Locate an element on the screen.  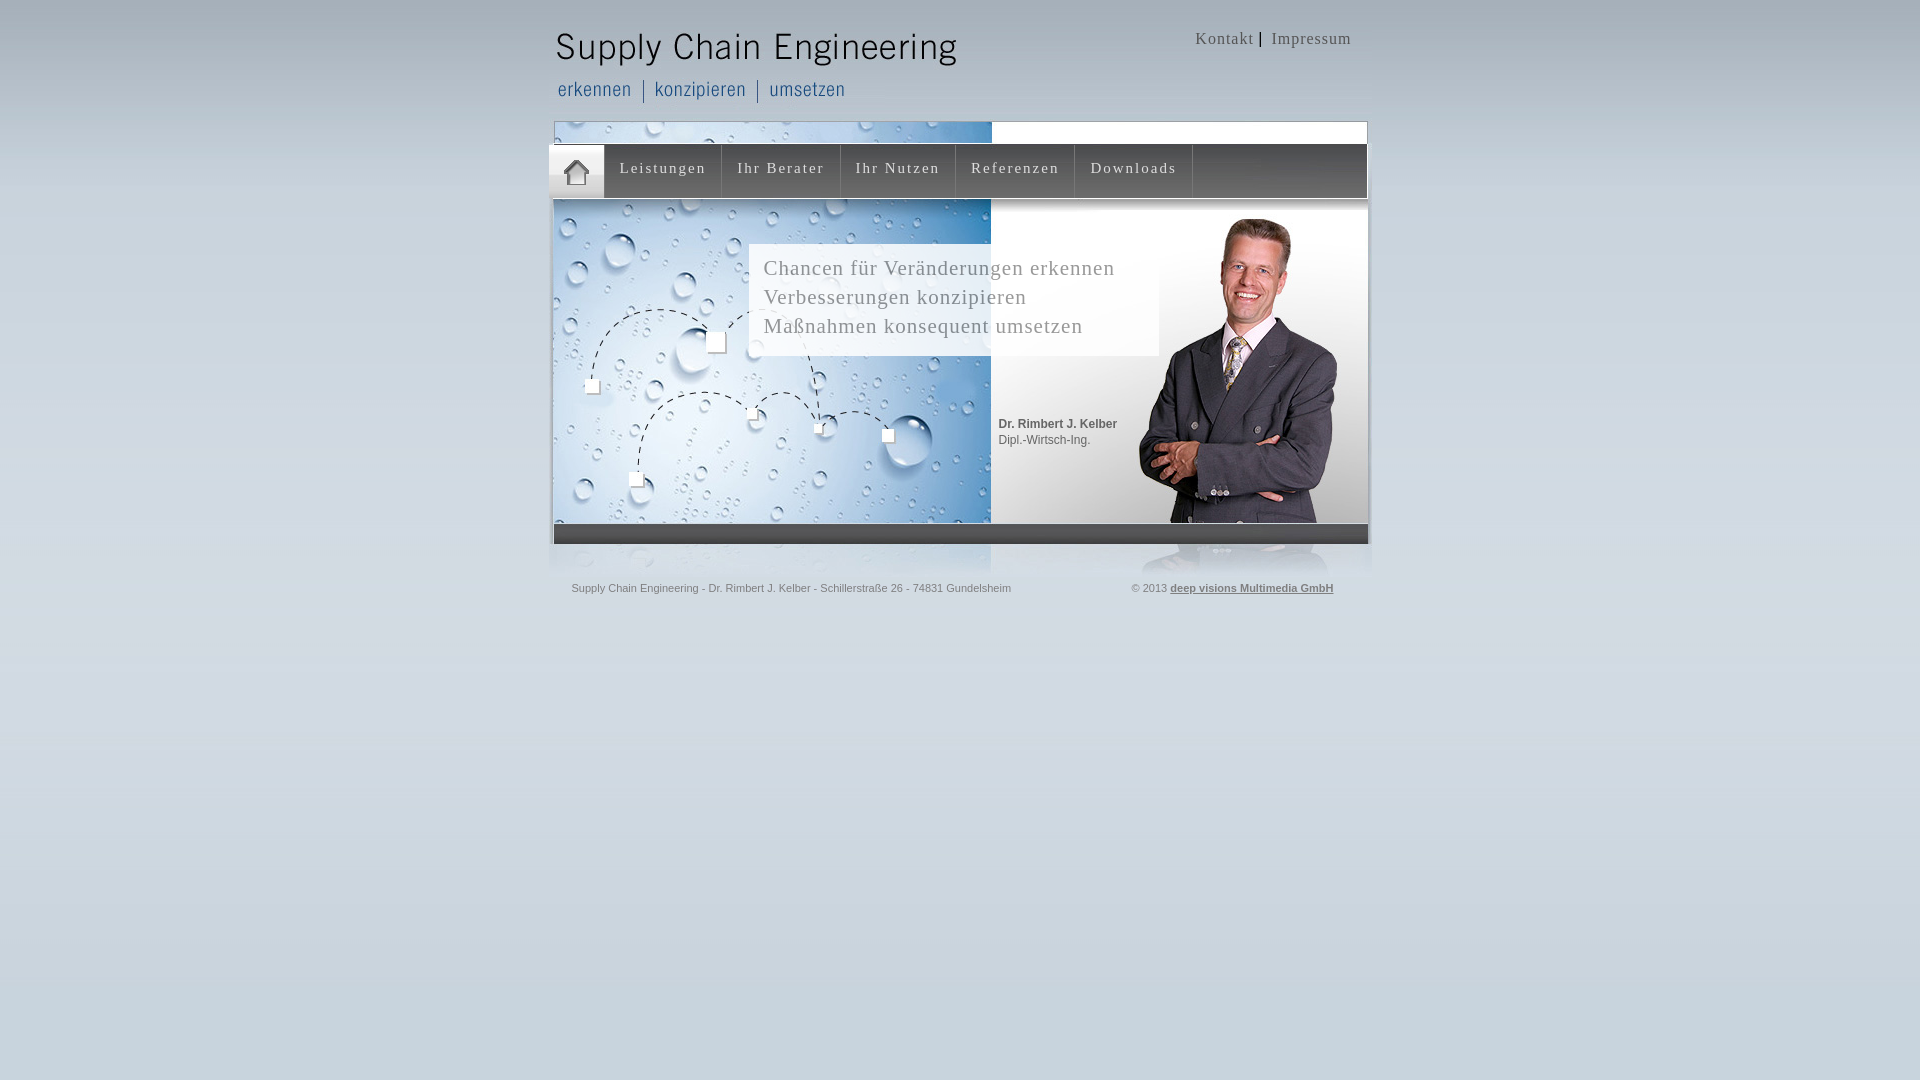
'Ihr Nutzen' is located at coordinates (855, 167).